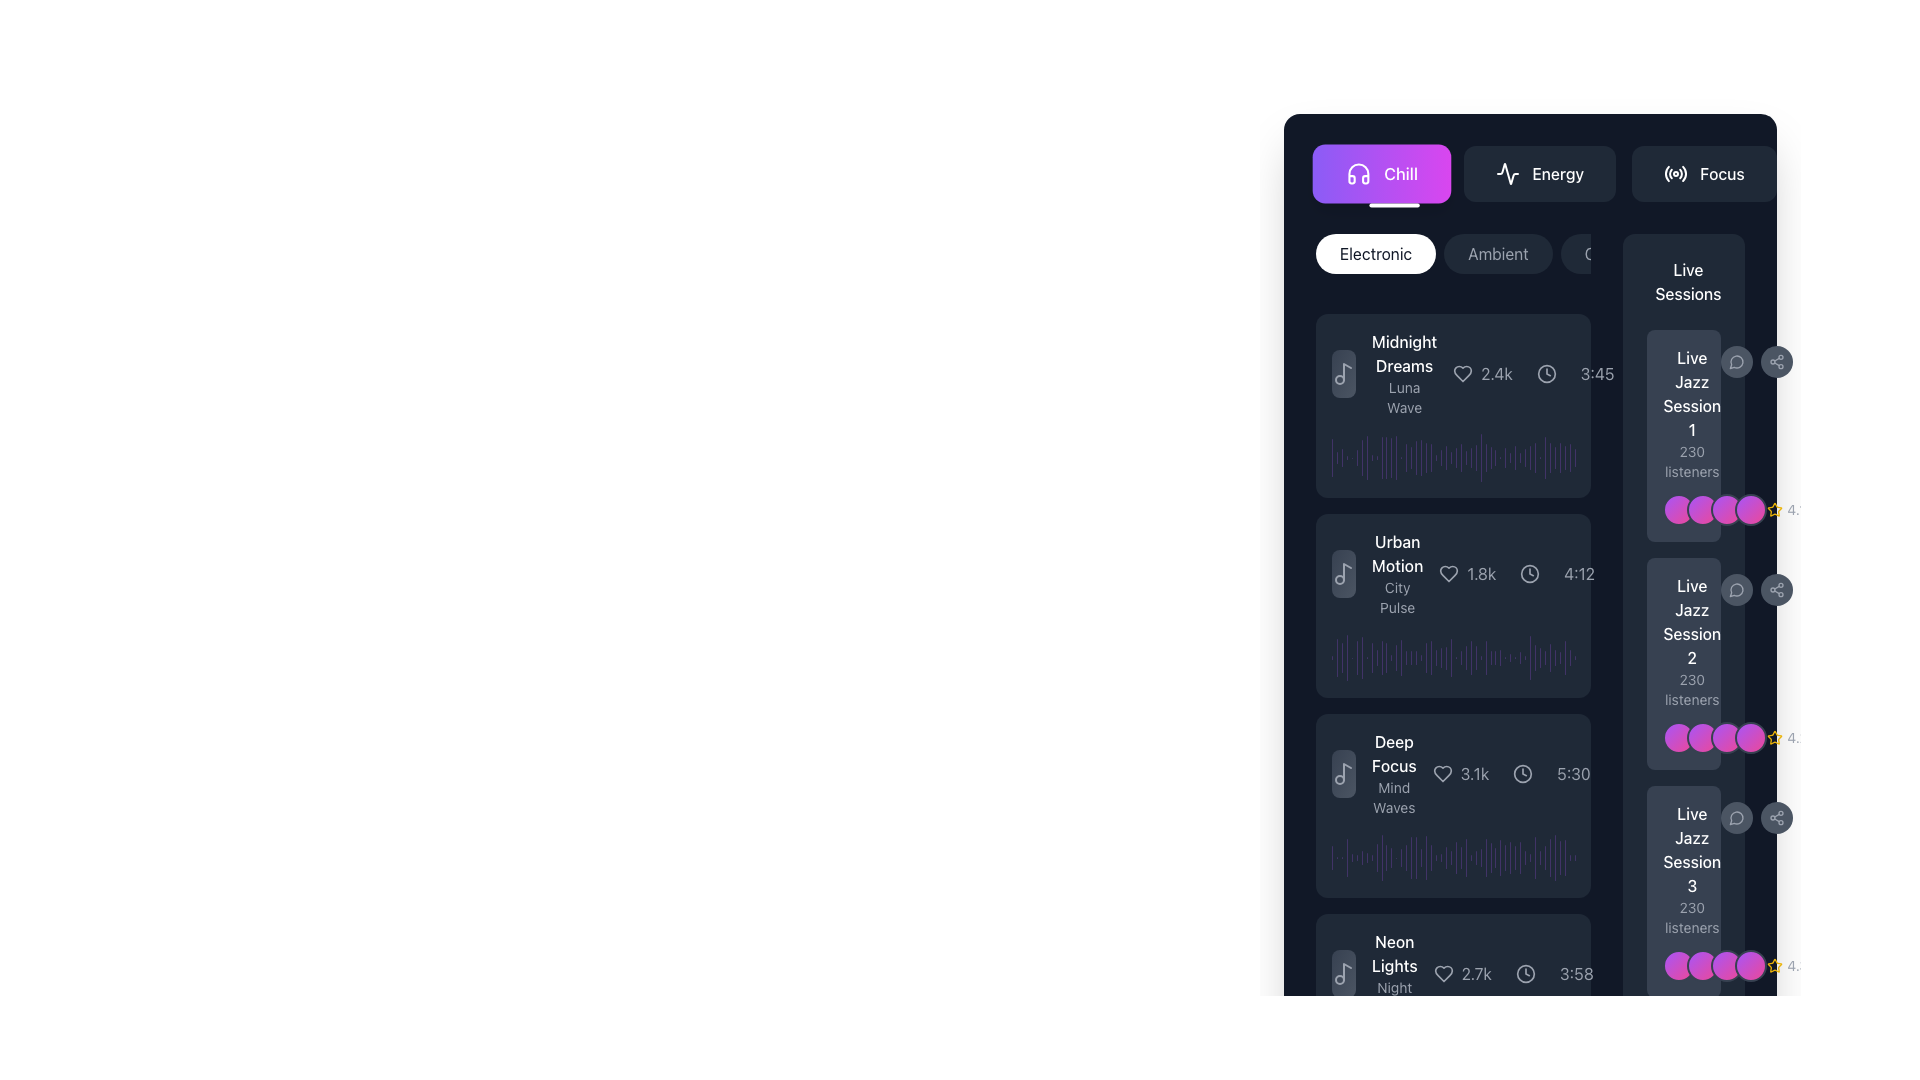 This screenshot has height=1080, width=1920. I want to click on the like count '3.1k' in the Information display component, which provides audio popularity information beneath the song title 'Deep Focus' and to the right of the waveform visualization, so click(1511, 773).